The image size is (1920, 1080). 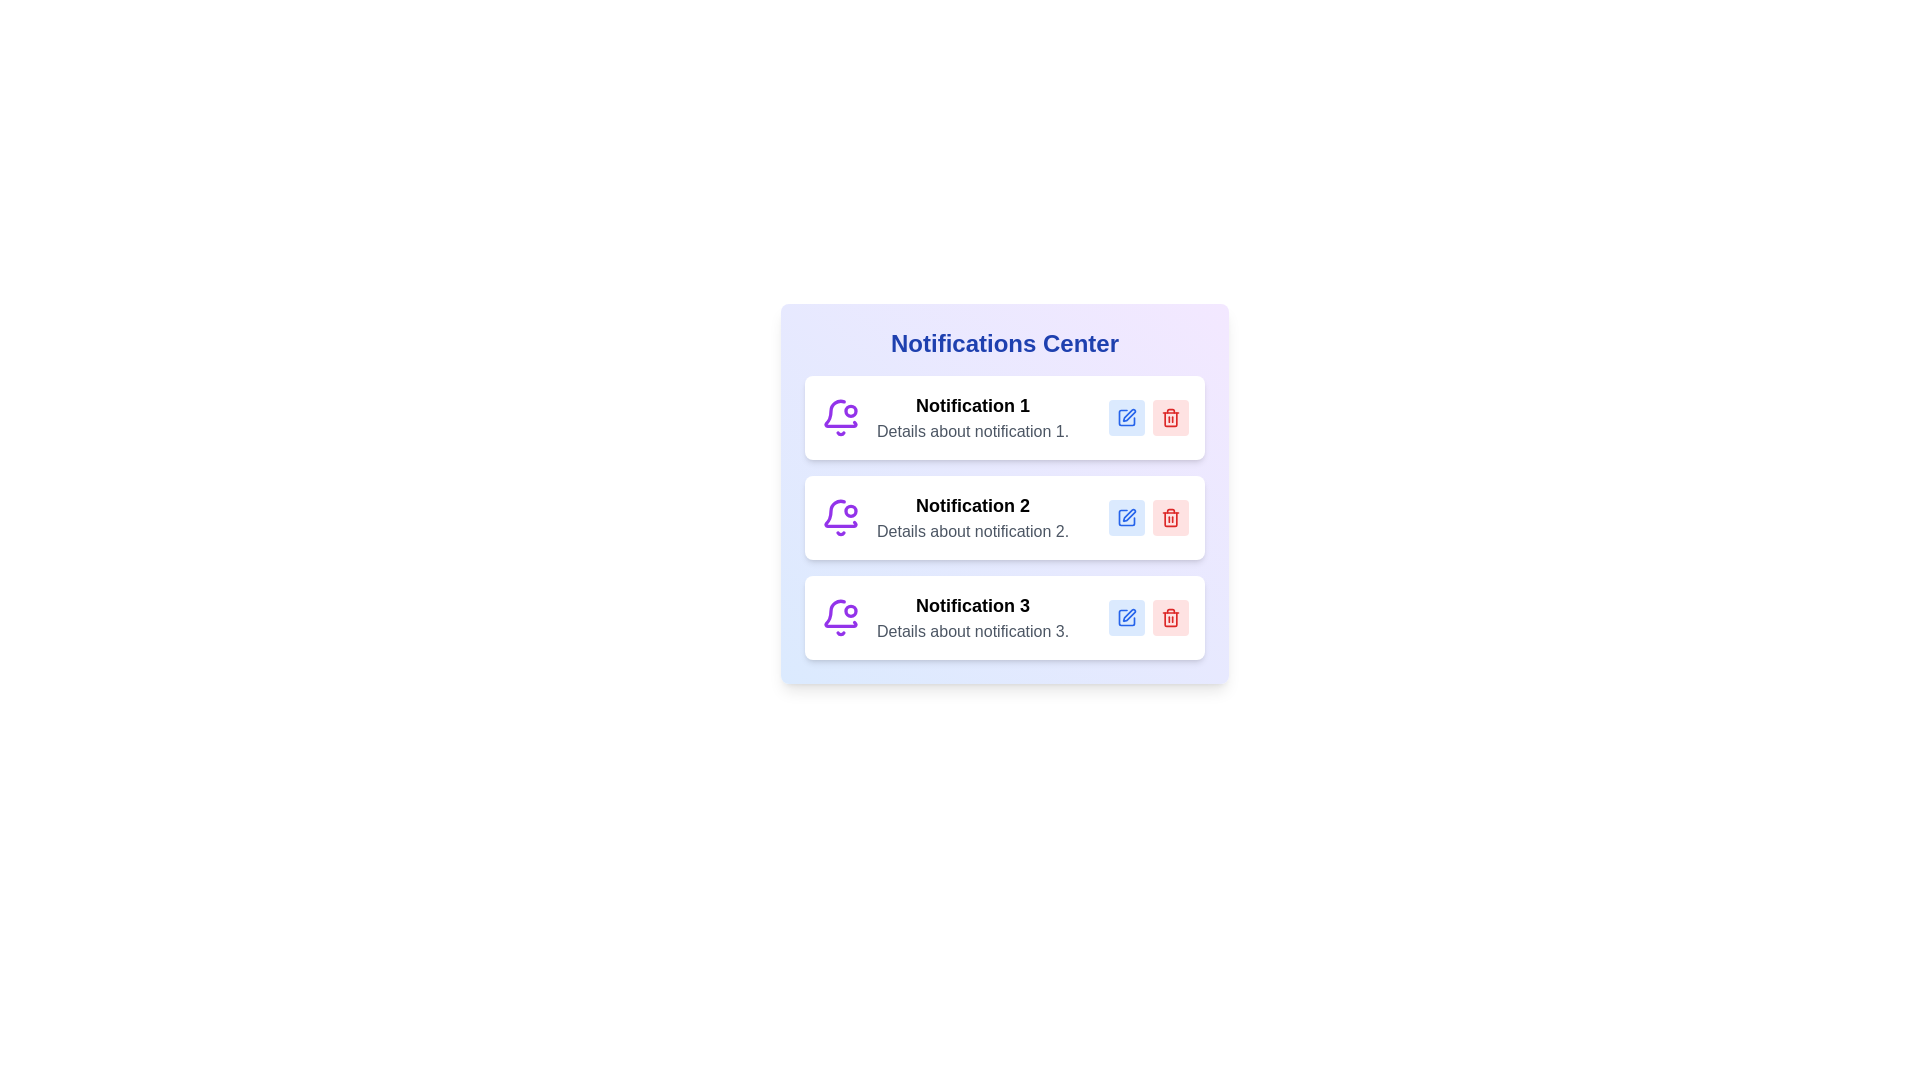 I want to click on the red trash bin icon button, so click(x=1171, y=416).